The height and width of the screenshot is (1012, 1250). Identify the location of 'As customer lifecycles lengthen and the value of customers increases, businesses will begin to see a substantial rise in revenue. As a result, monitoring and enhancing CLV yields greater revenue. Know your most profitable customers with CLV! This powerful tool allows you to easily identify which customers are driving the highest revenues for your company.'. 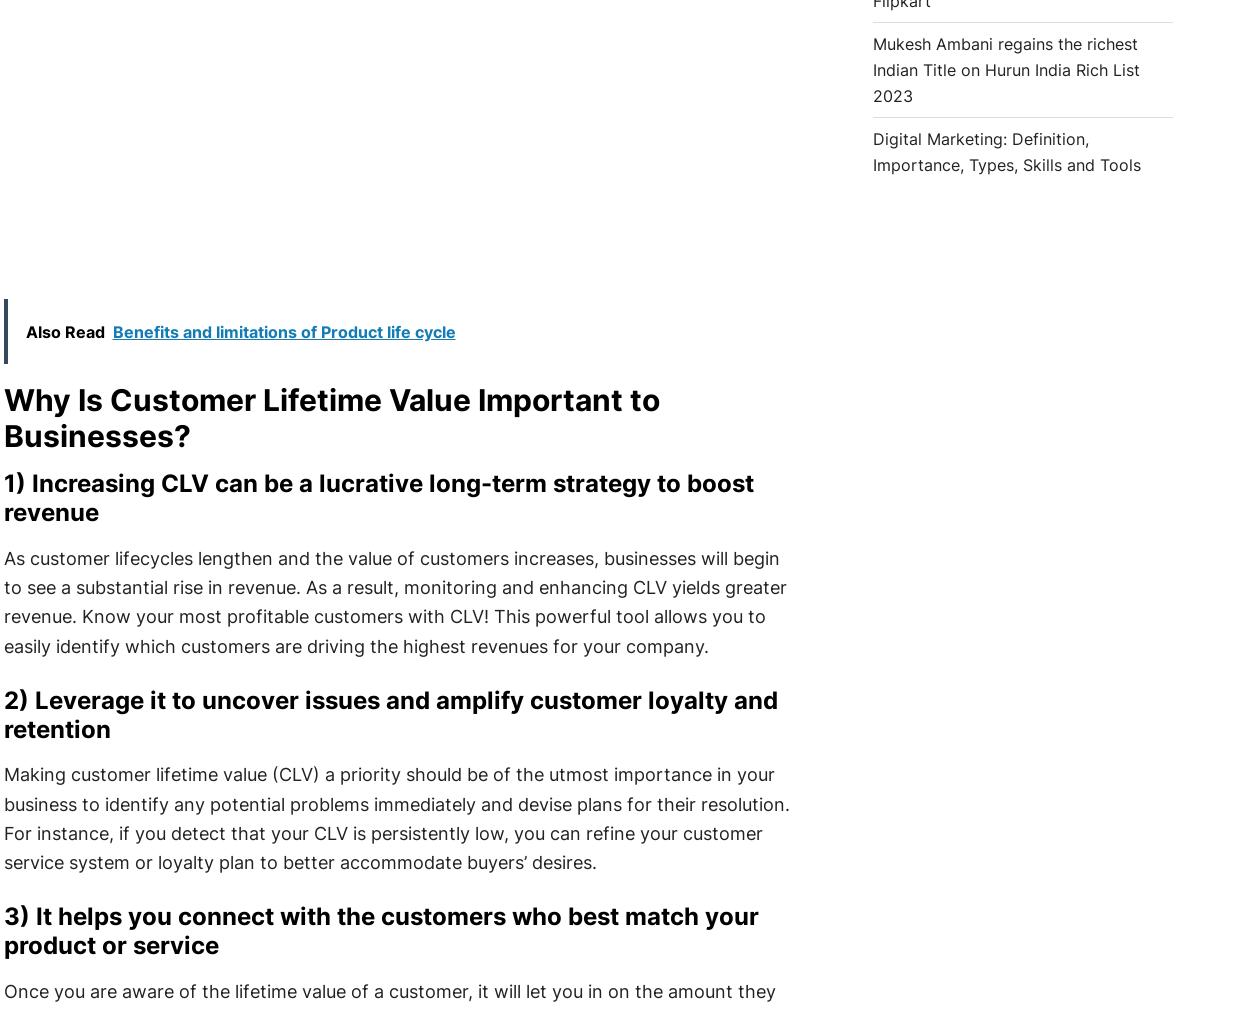
(394, 600).